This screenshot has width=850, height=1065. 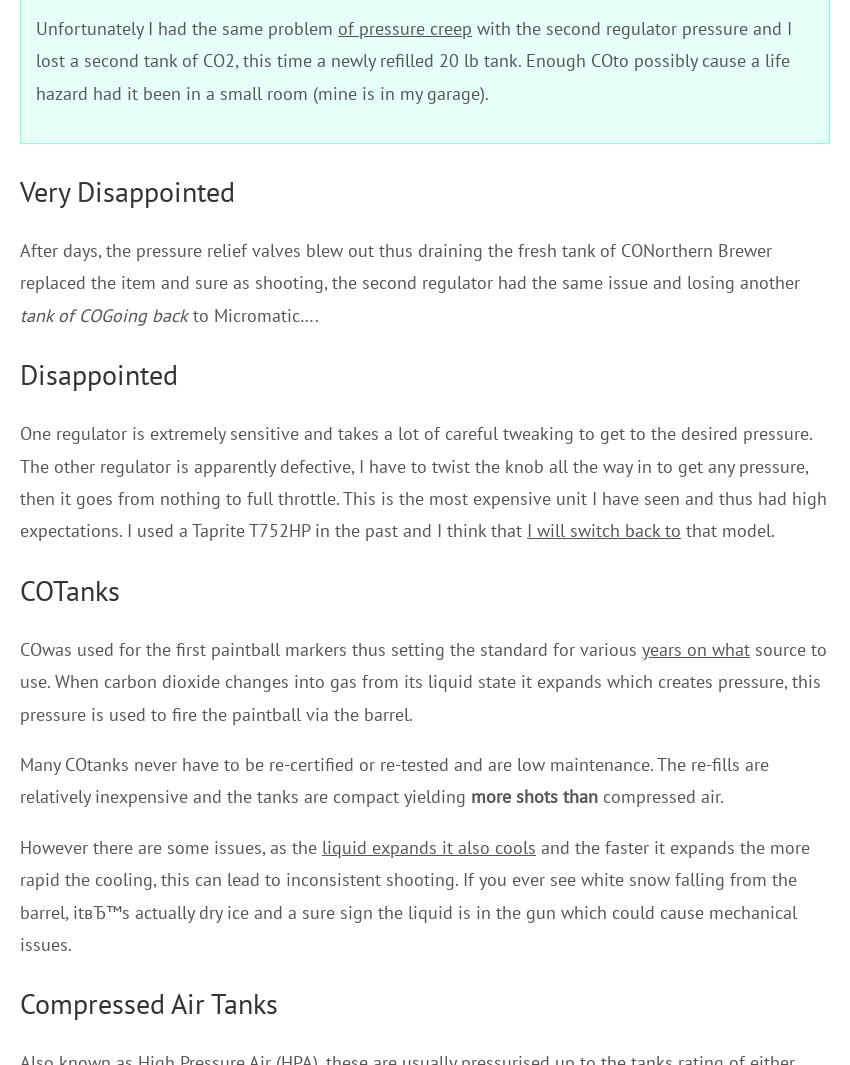 What do you see at coordinates (186, 26) in the screenshot?
I see `'Unfortunately I had the same problem'` at bounding box center [186, 26].